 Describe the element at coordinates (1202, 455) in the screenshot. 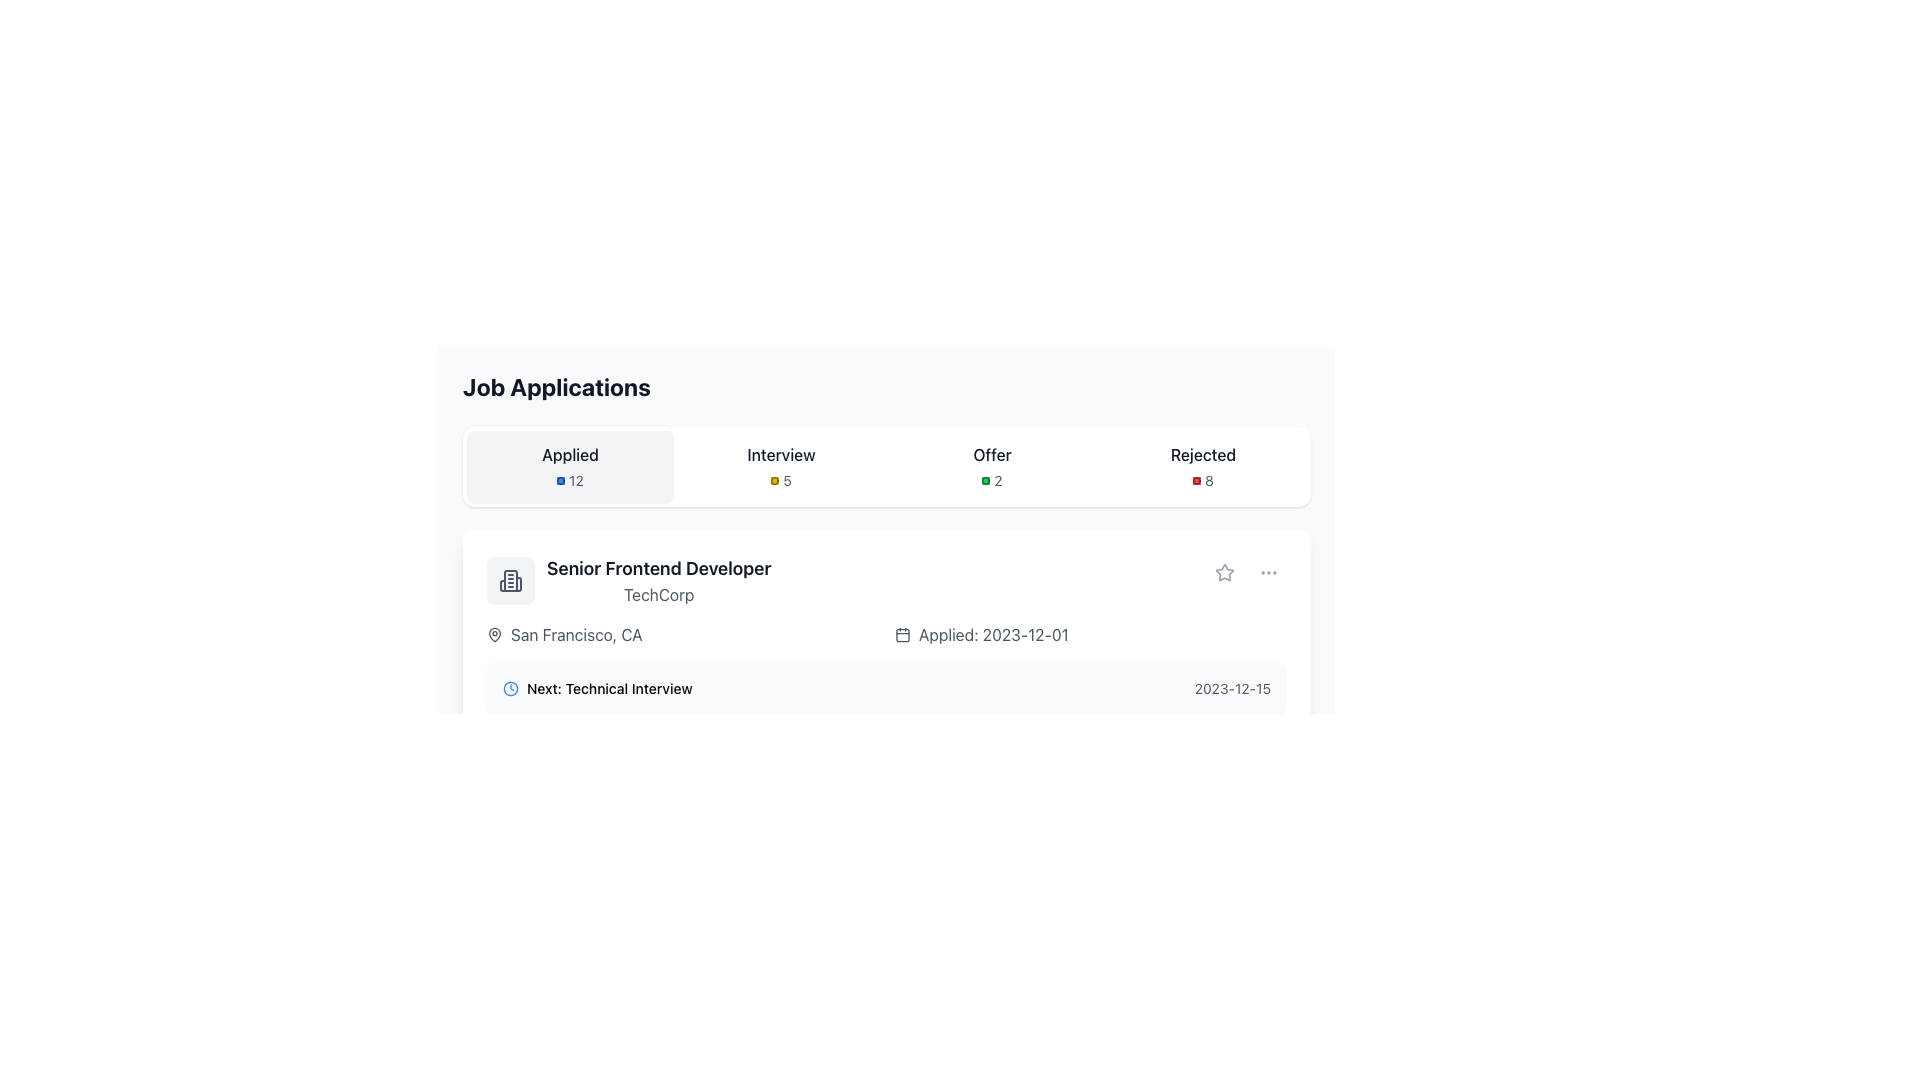

I see `the text label displaying 'Rejected', which is the rightmost element in a horizontal row of similar status labels` at that location.